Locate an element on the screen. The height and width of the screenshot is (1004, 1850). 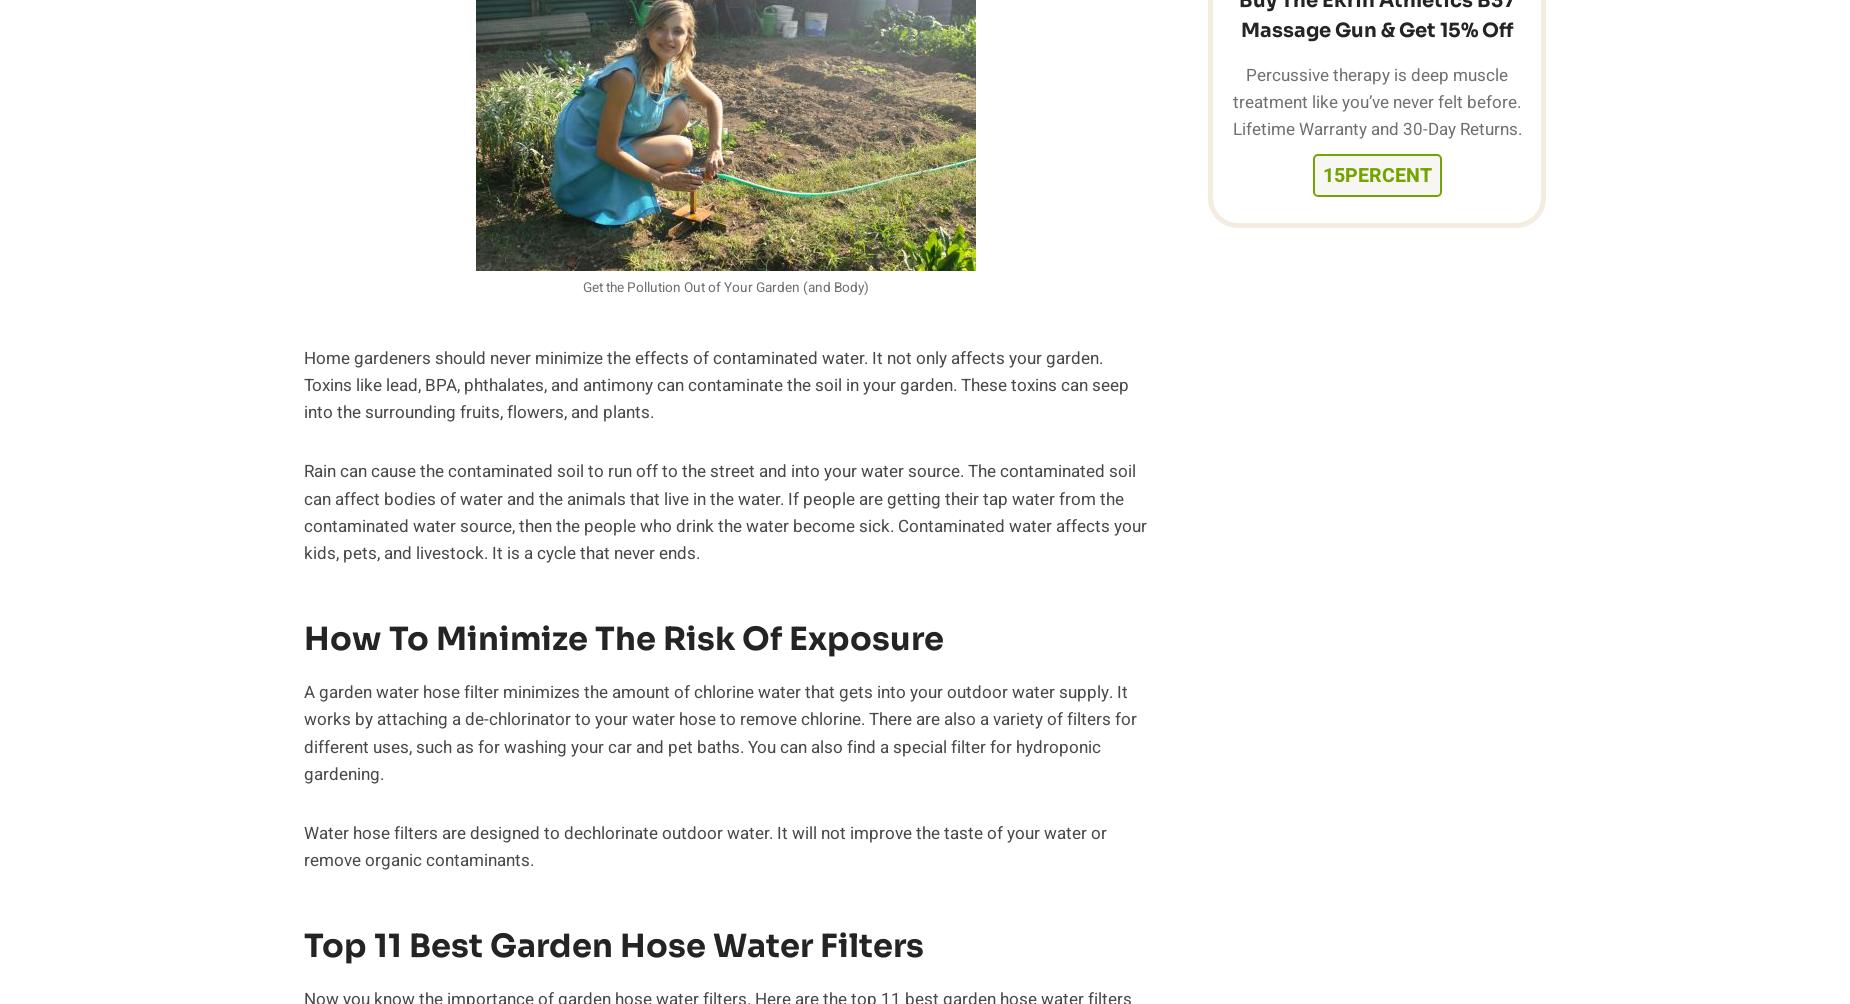
'Top 11 Best Garden Hose Water Filters' is located at coordinates (614, 944).